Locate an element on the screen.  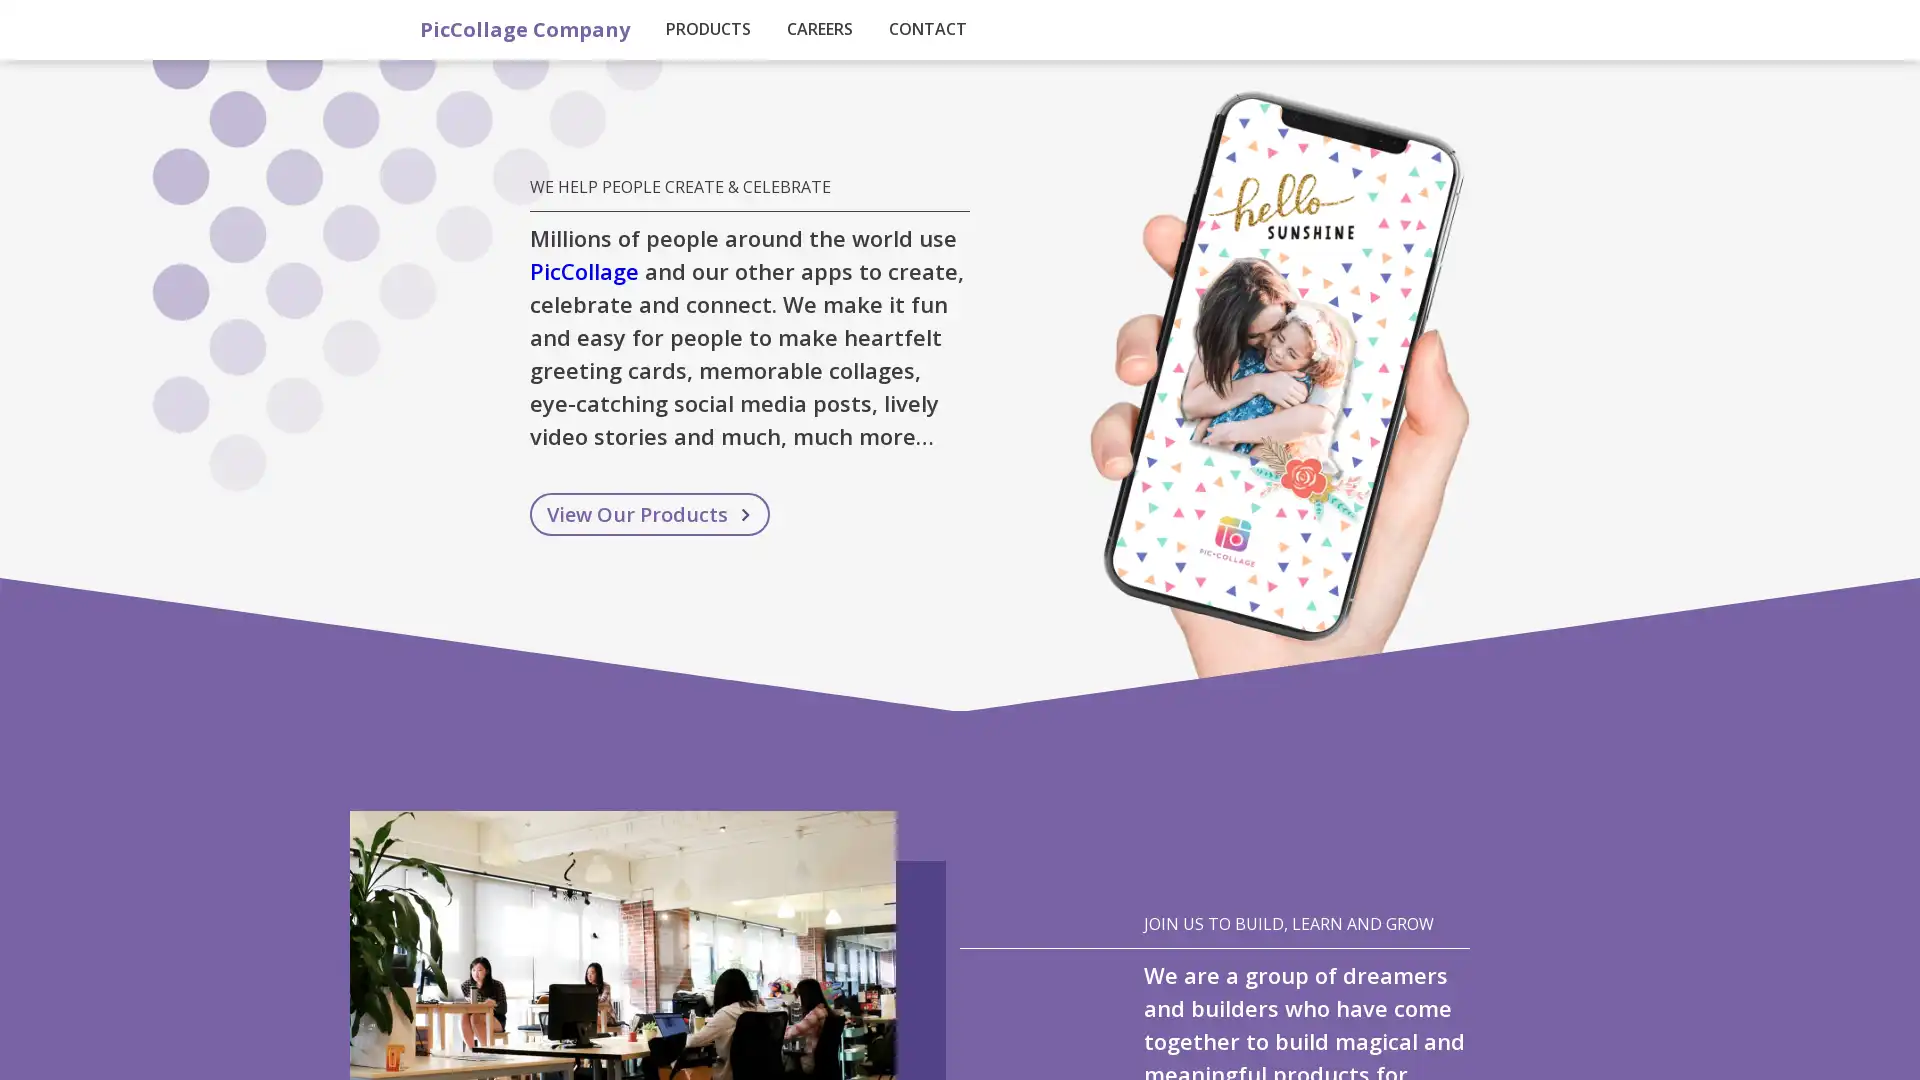
View Our Products next_active is located at coordinates (649, 513).